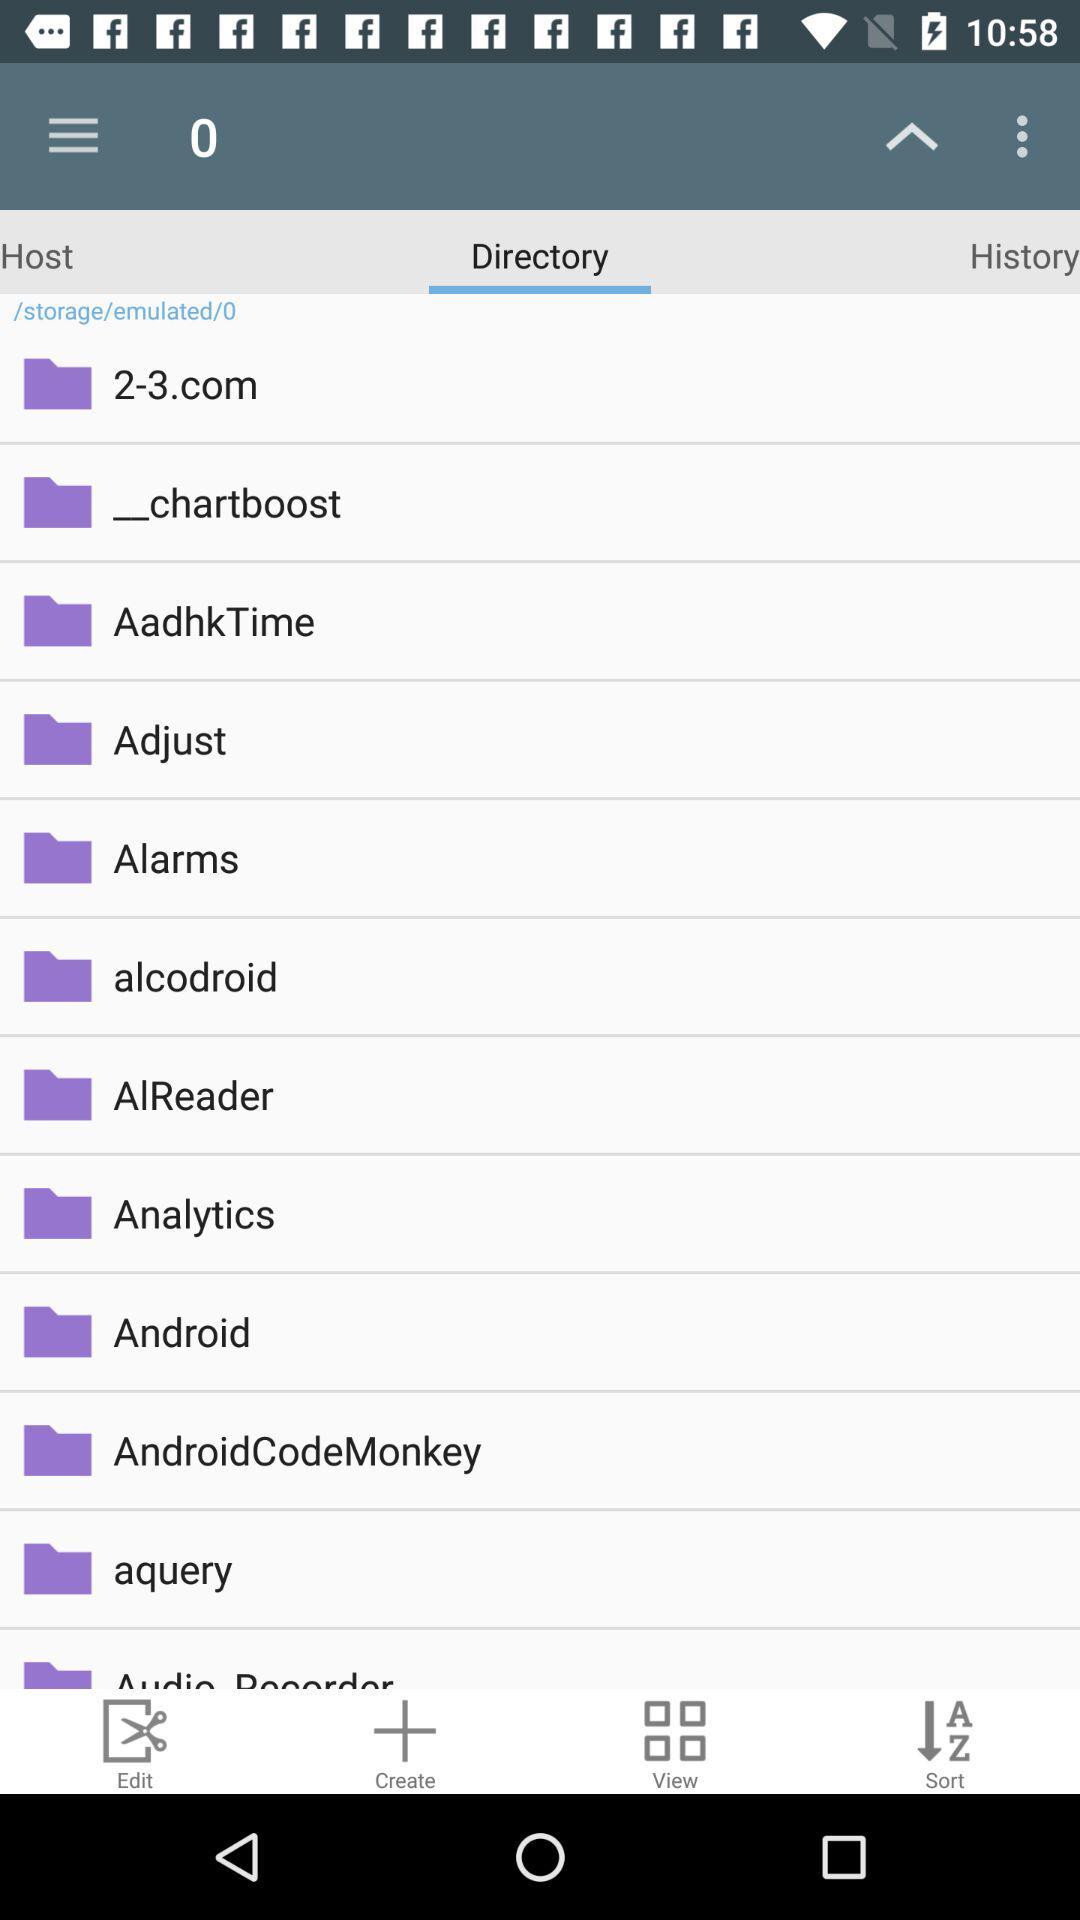  Describe the element at coordinates (135, 1740) in the screenshot. I see `edit directory info` at that location.